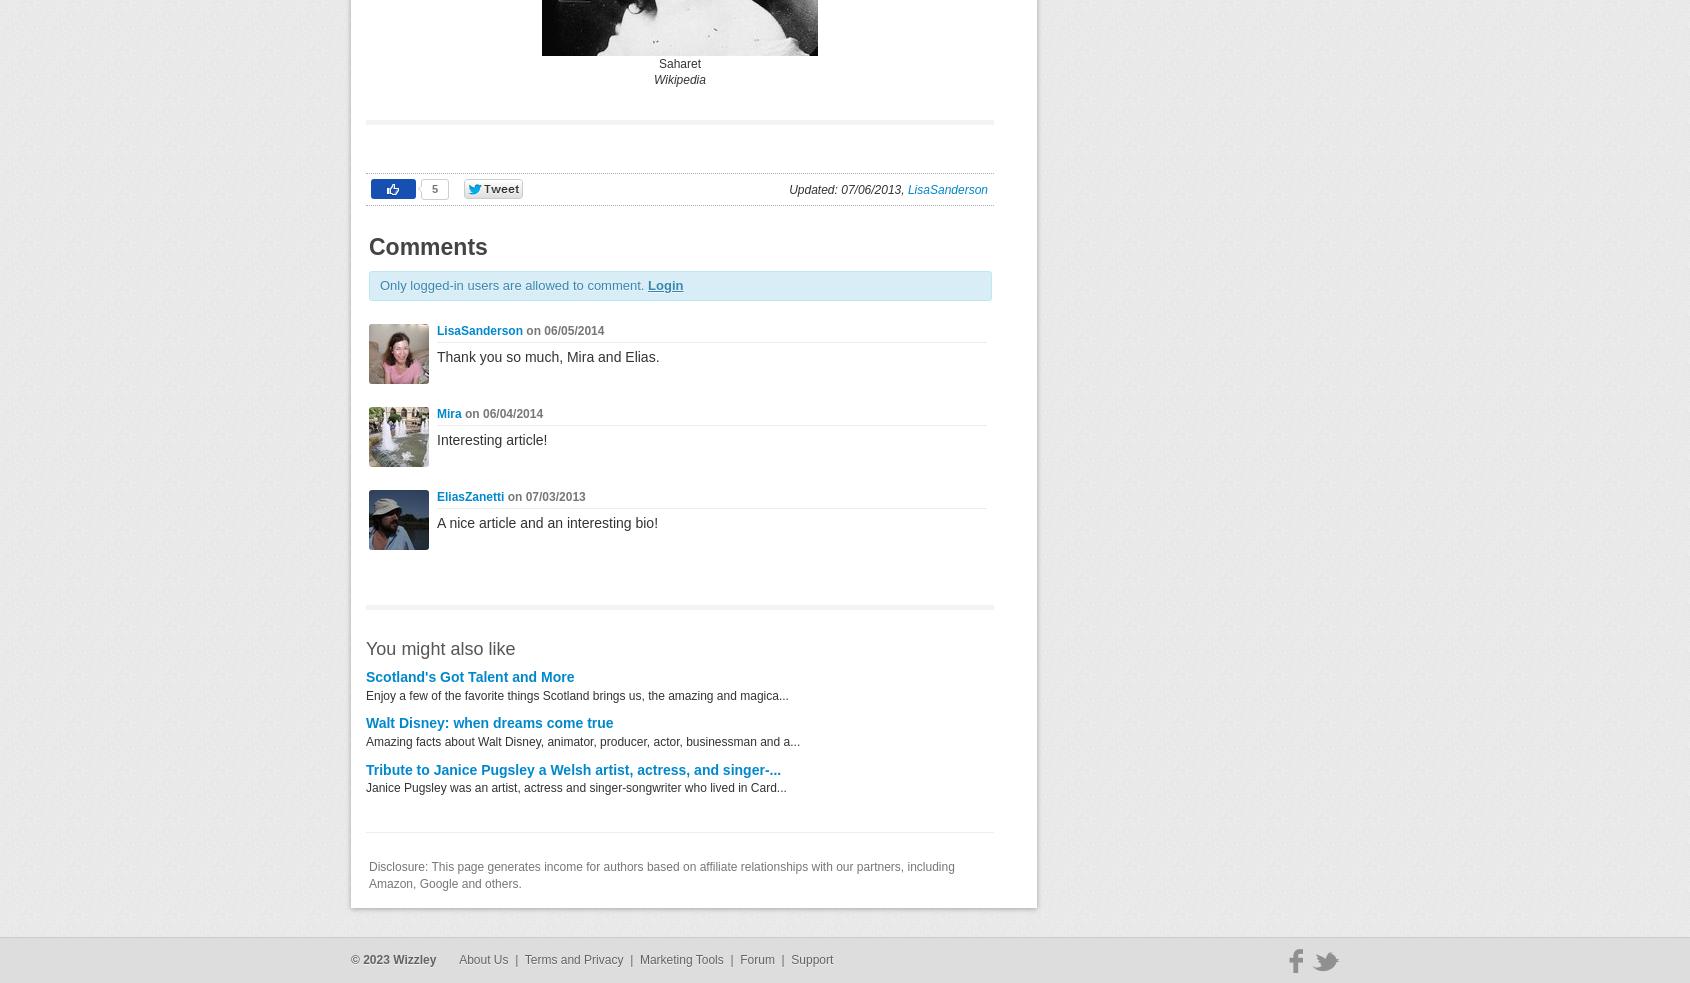 This screenshot has height=983, width=1690. What do you see at coordinates (431, 189) in the screenshot?
I see `'5'` at bounding box center [431, 189].